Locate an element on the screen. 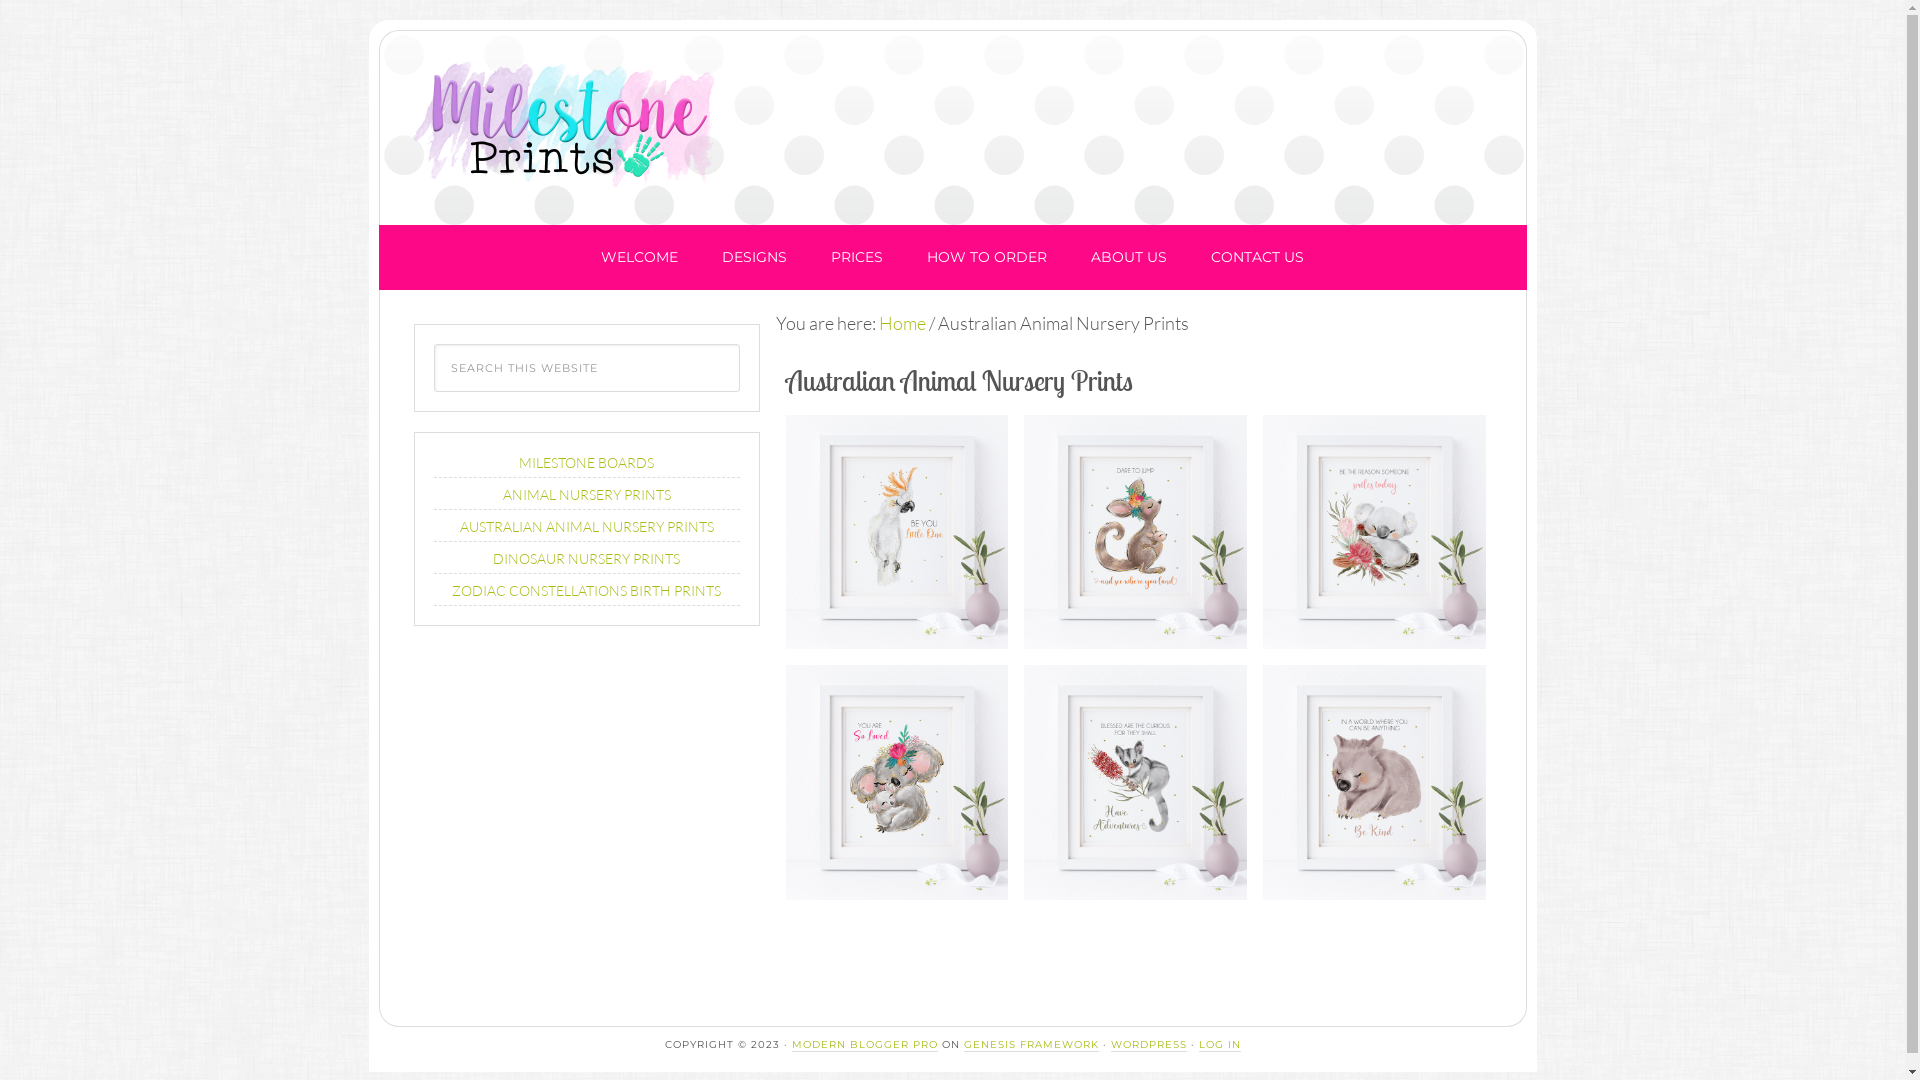 The width and height of the screenshot is (1920, 1080). 'WELCOME' is located at coordinates (638, 256).